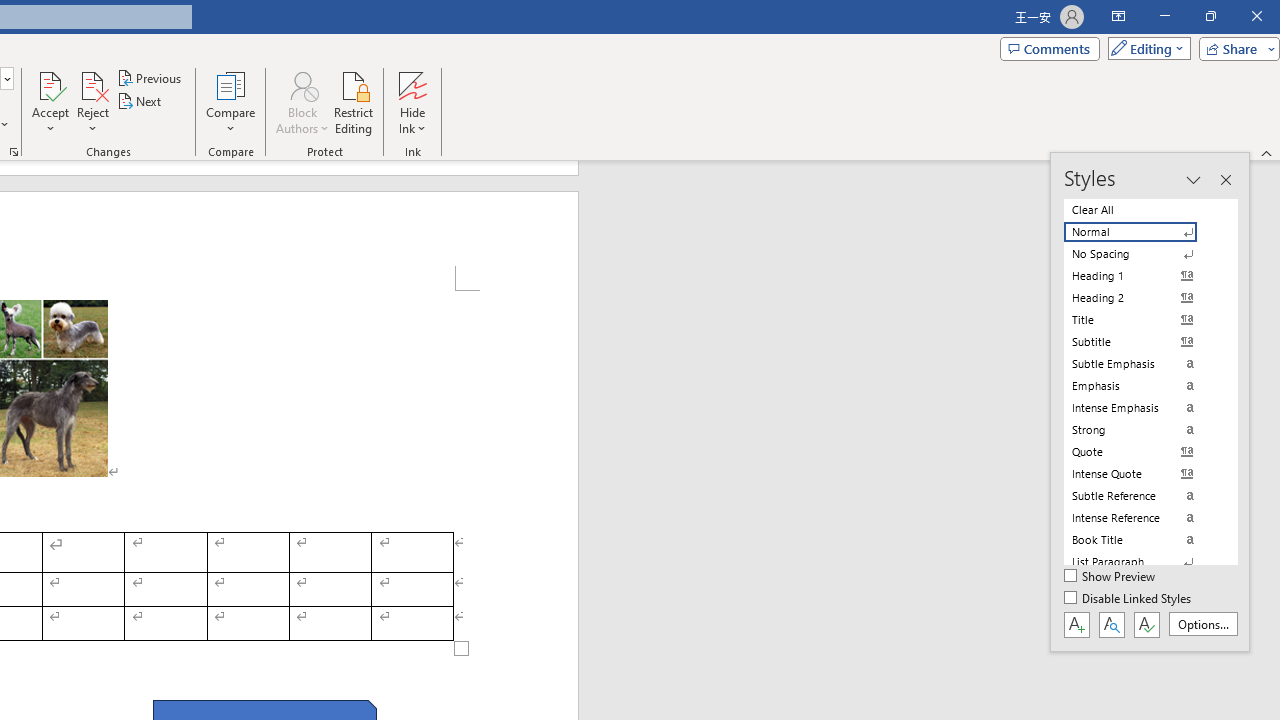  Describe the element at coordinates (1142, 385) in the screenshot. I see `'Emphasis'` at that location.